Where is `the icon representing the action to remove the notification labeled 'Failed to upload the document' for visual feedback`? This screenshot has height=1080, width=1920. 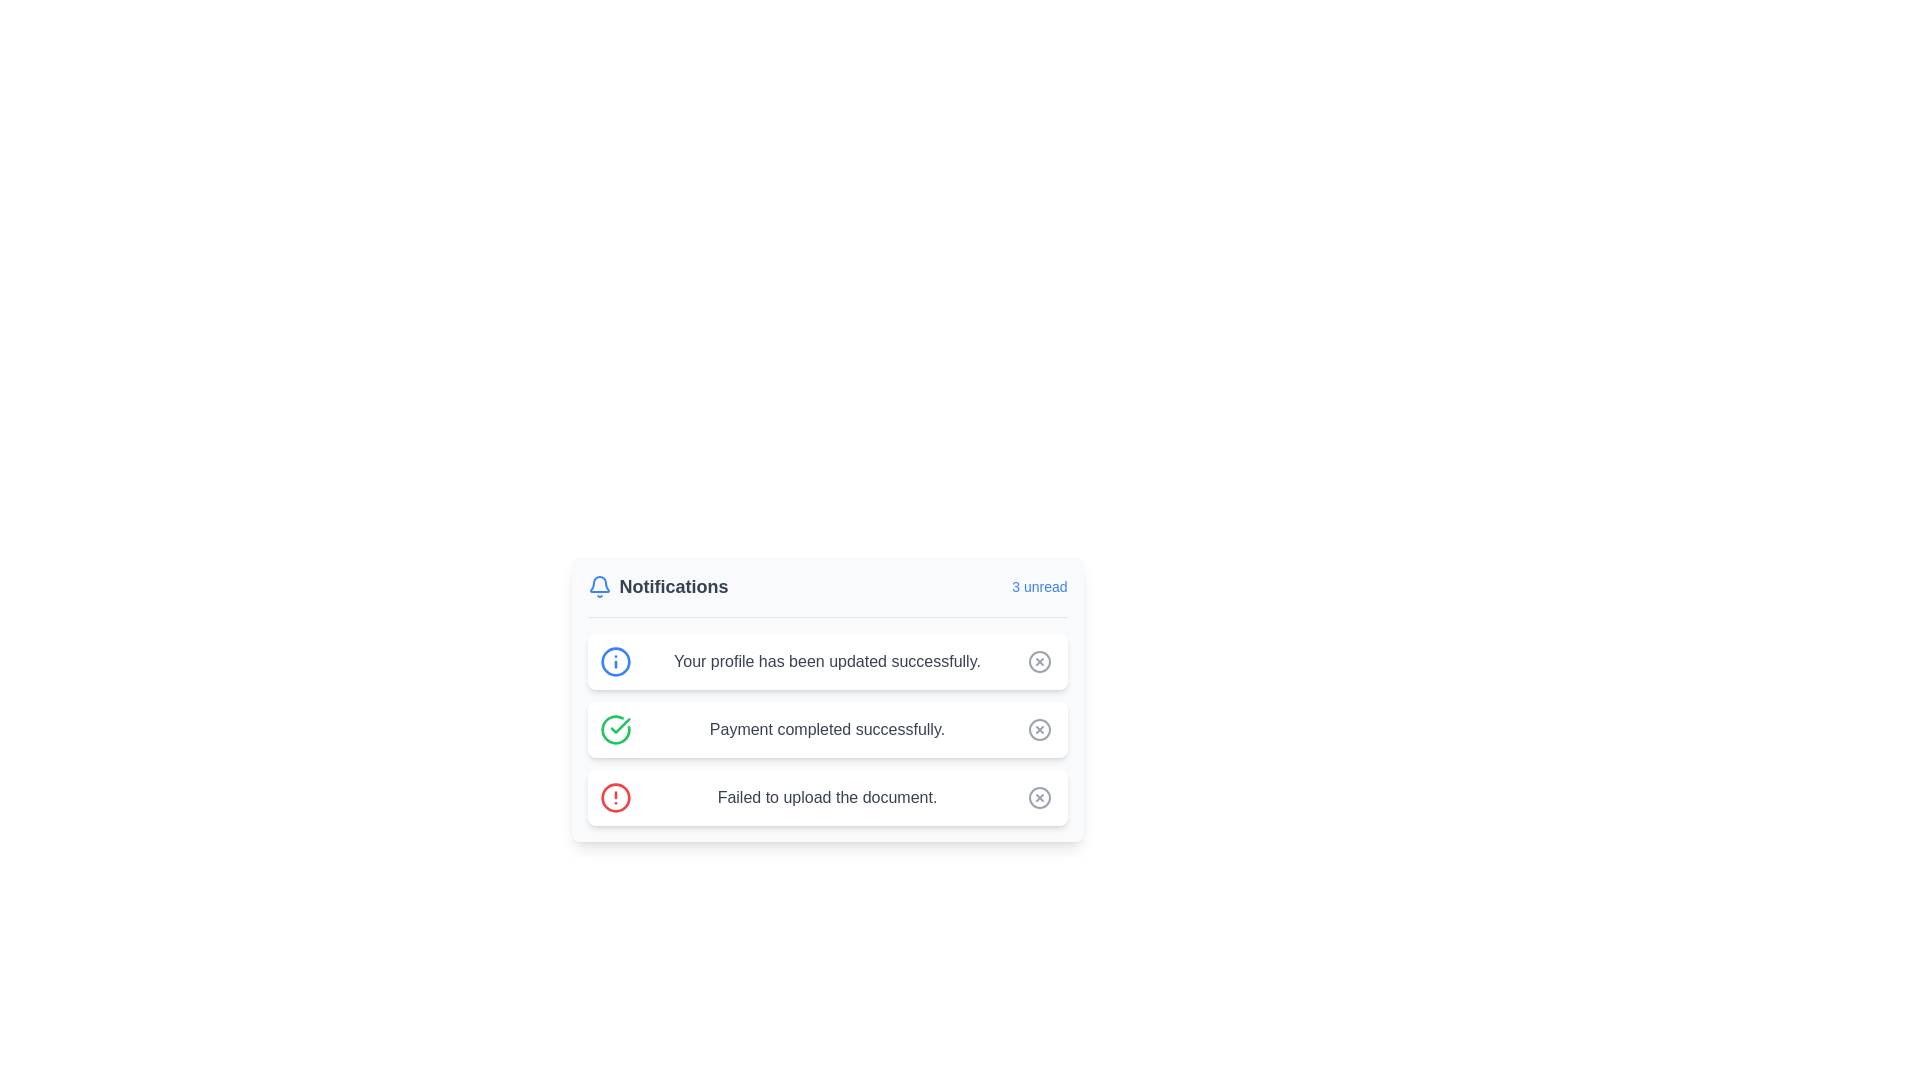
the icon representing the action to remove the notification labeled 'Failed to upload the document' for visual feedback is located at coordinates (1039, 797).